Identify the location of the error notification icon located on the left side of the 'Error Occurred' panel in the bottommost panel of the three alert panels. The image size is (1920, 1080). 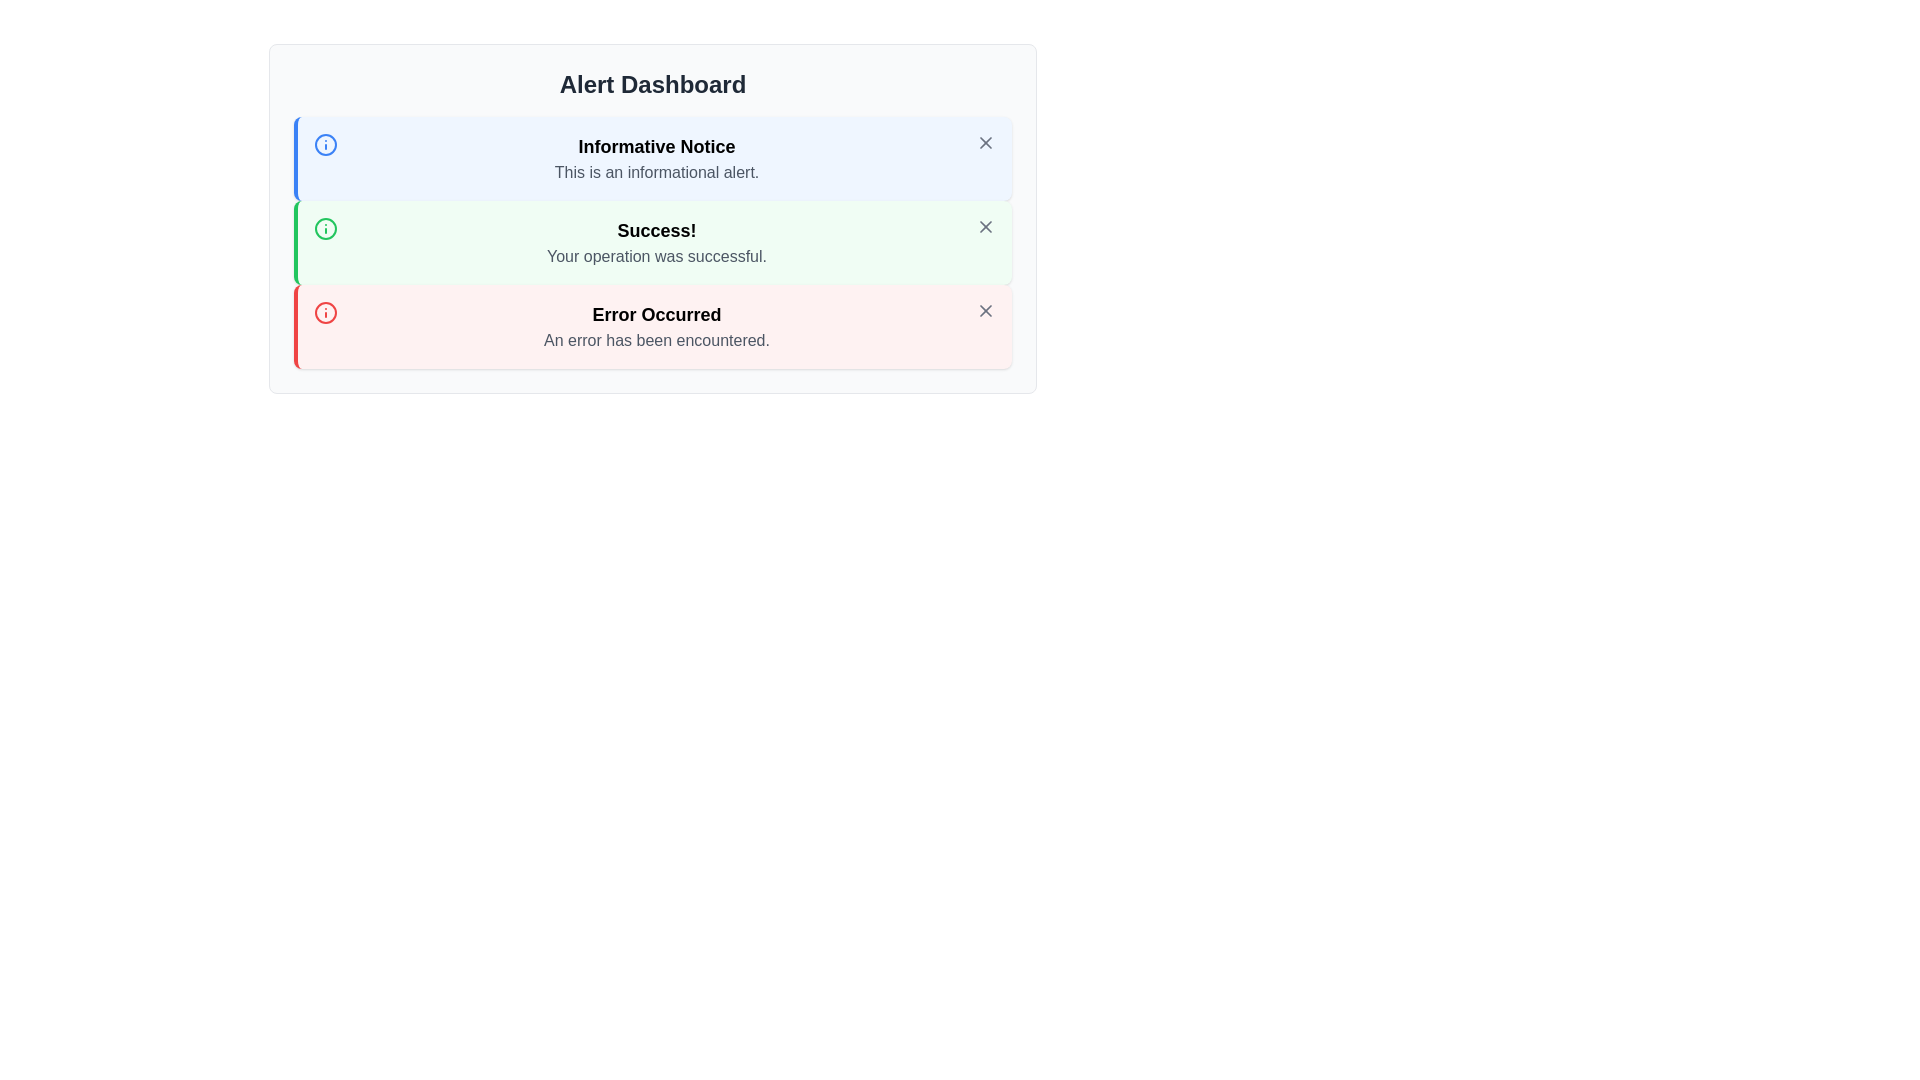
(326, 312).